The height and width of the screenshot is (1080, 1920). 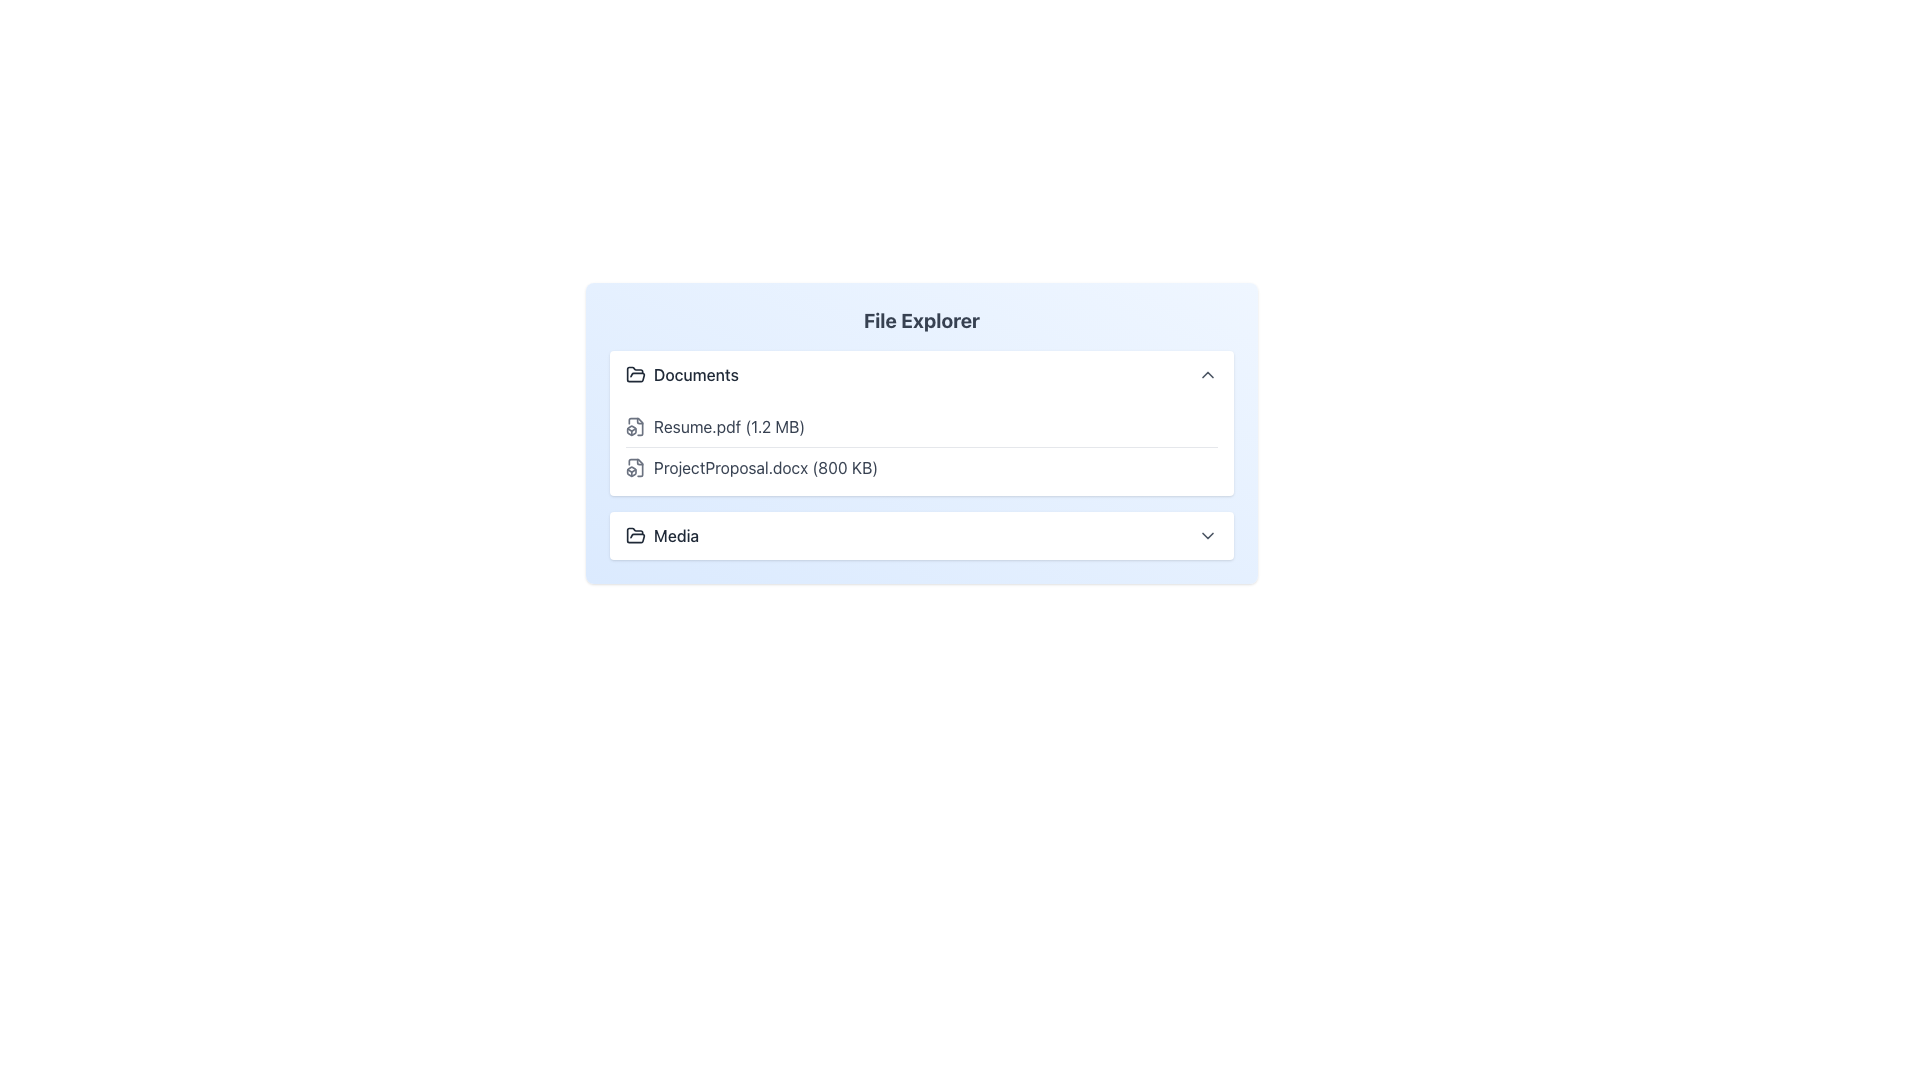 I want to click on the first list item labeled 'Resume.pdf (1.2 MB)', so click(x=920, y=426).